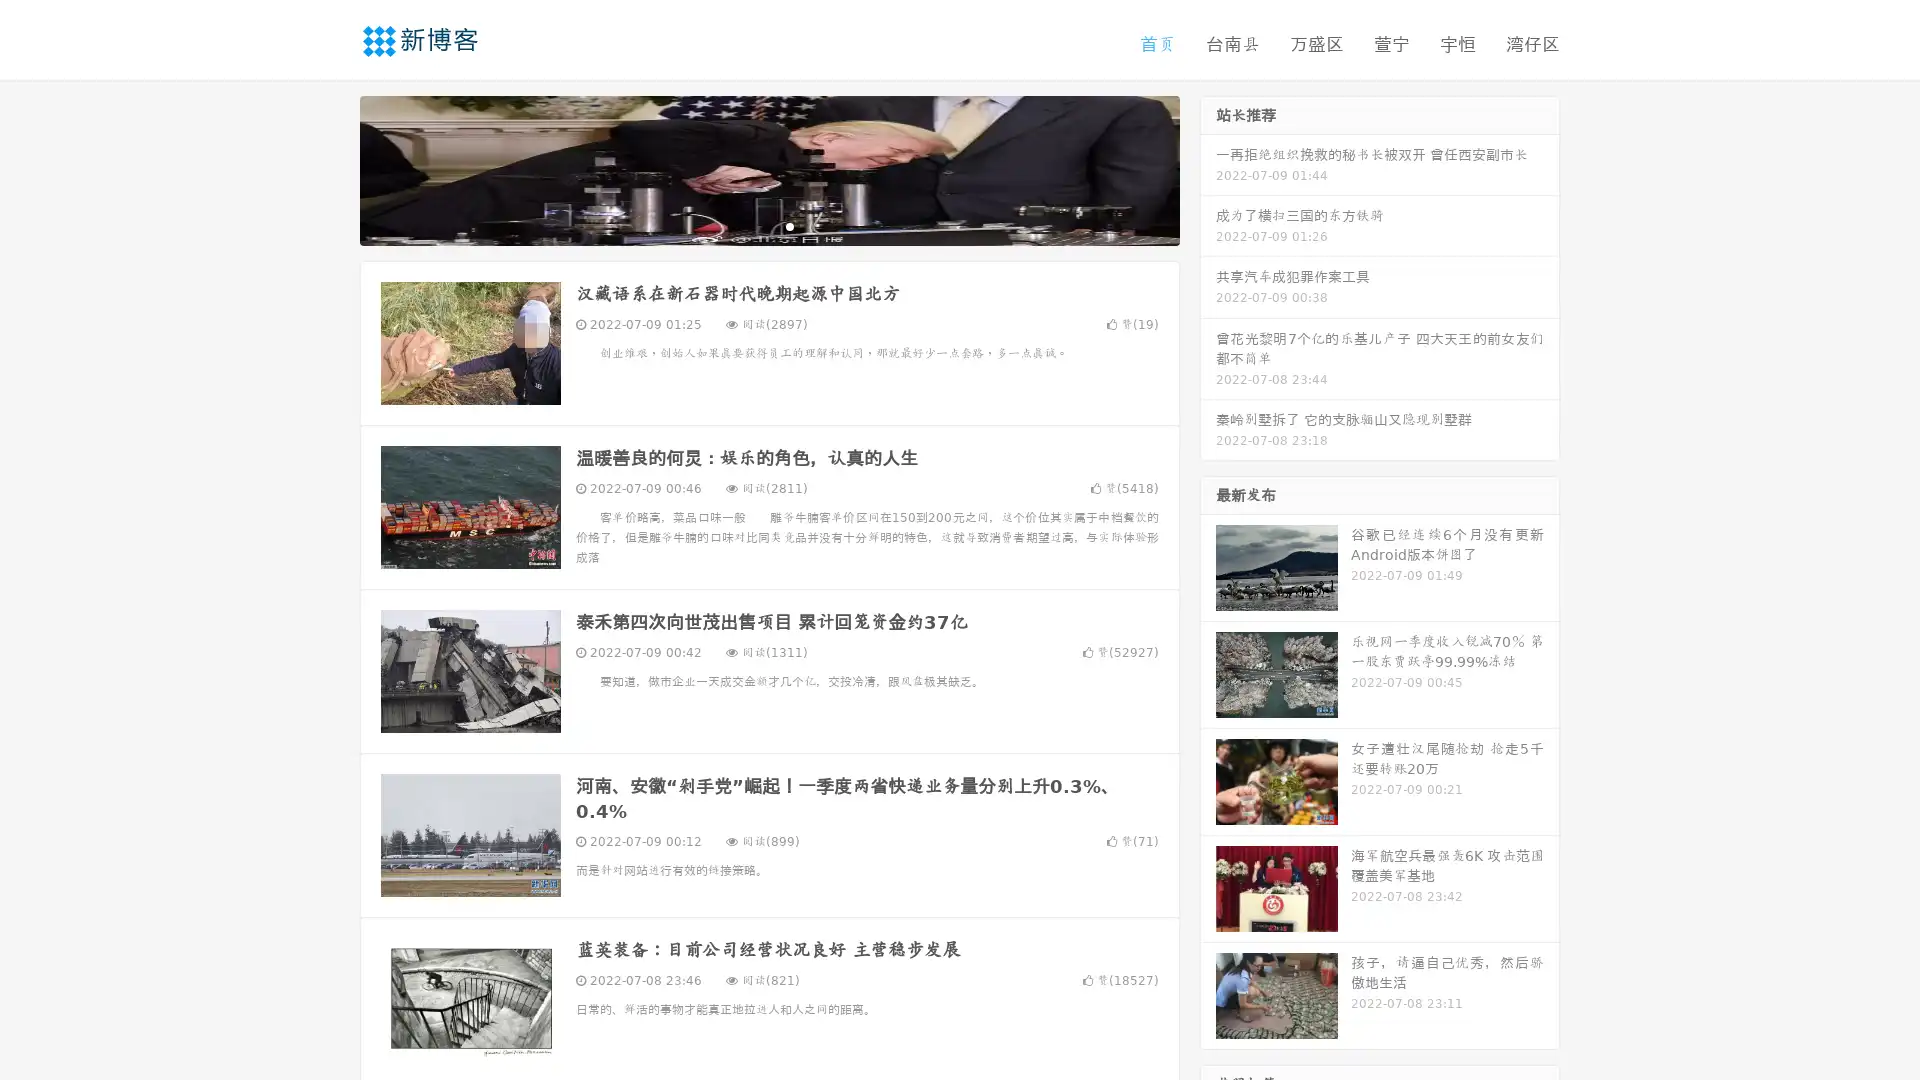  Describe the element at coordinates (748, 225) in the screenshot. I see `Go to slide 1` at that location.